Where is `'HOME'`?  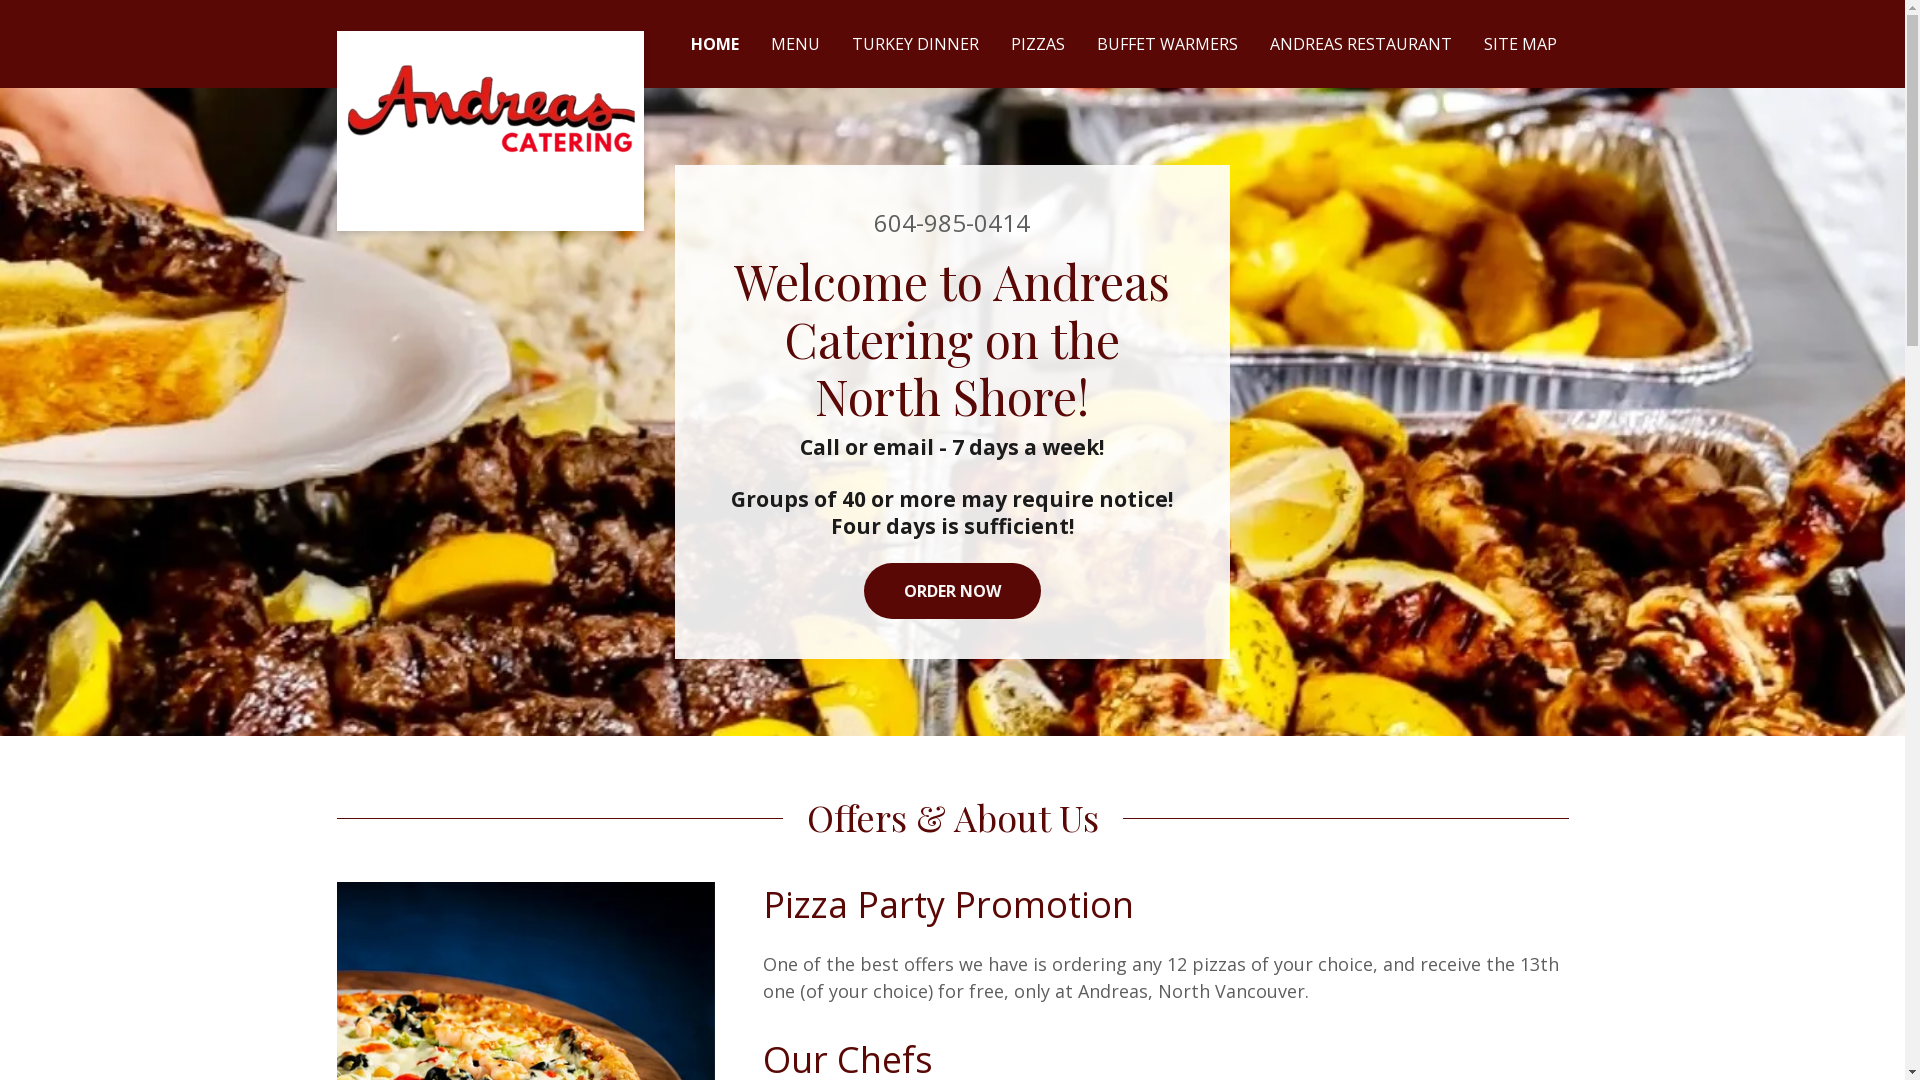
'HOME' is located at coordinates (714, 43).